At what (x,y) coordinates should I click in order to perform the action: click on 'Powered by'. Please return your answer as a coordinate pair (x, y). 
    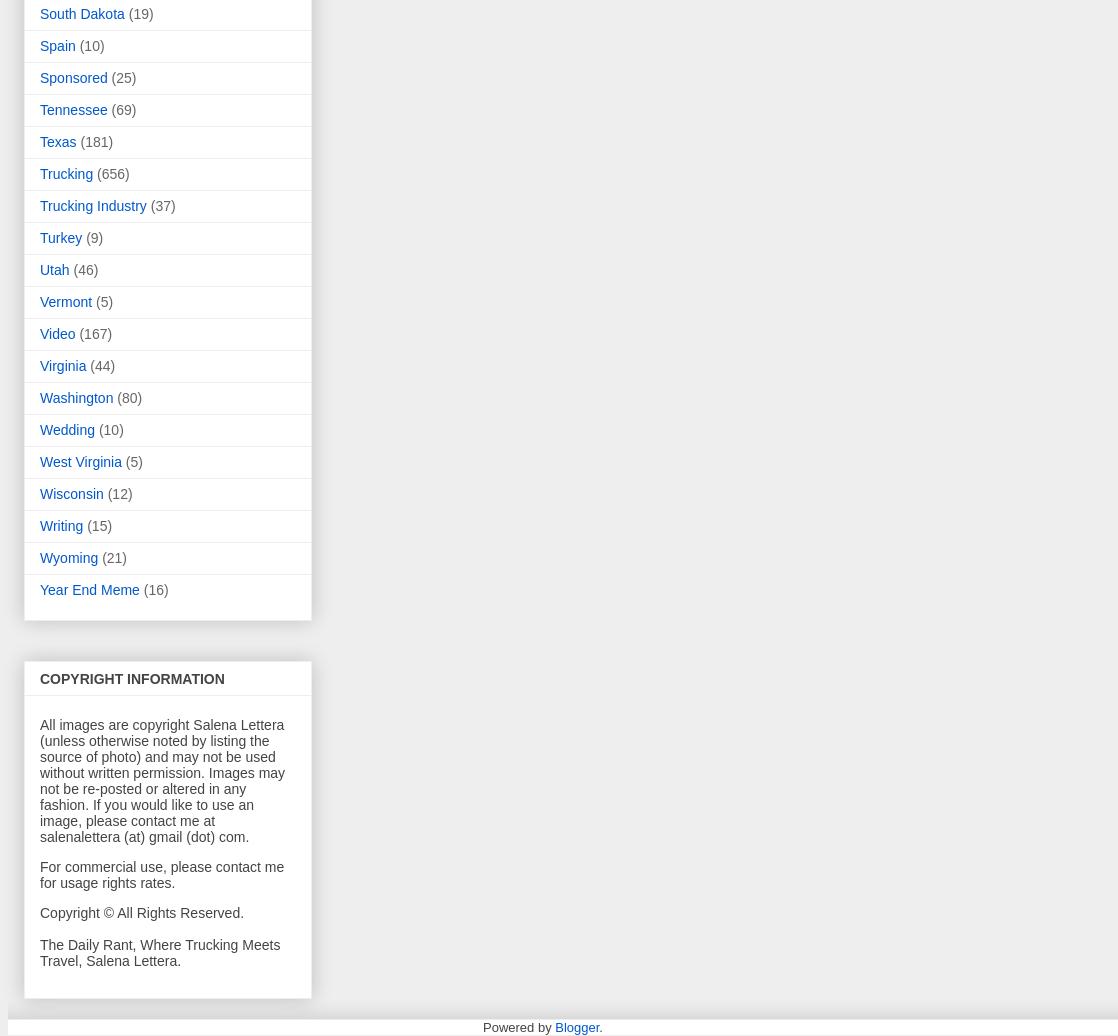
    Looking at the image, I should click on (517, 1026).